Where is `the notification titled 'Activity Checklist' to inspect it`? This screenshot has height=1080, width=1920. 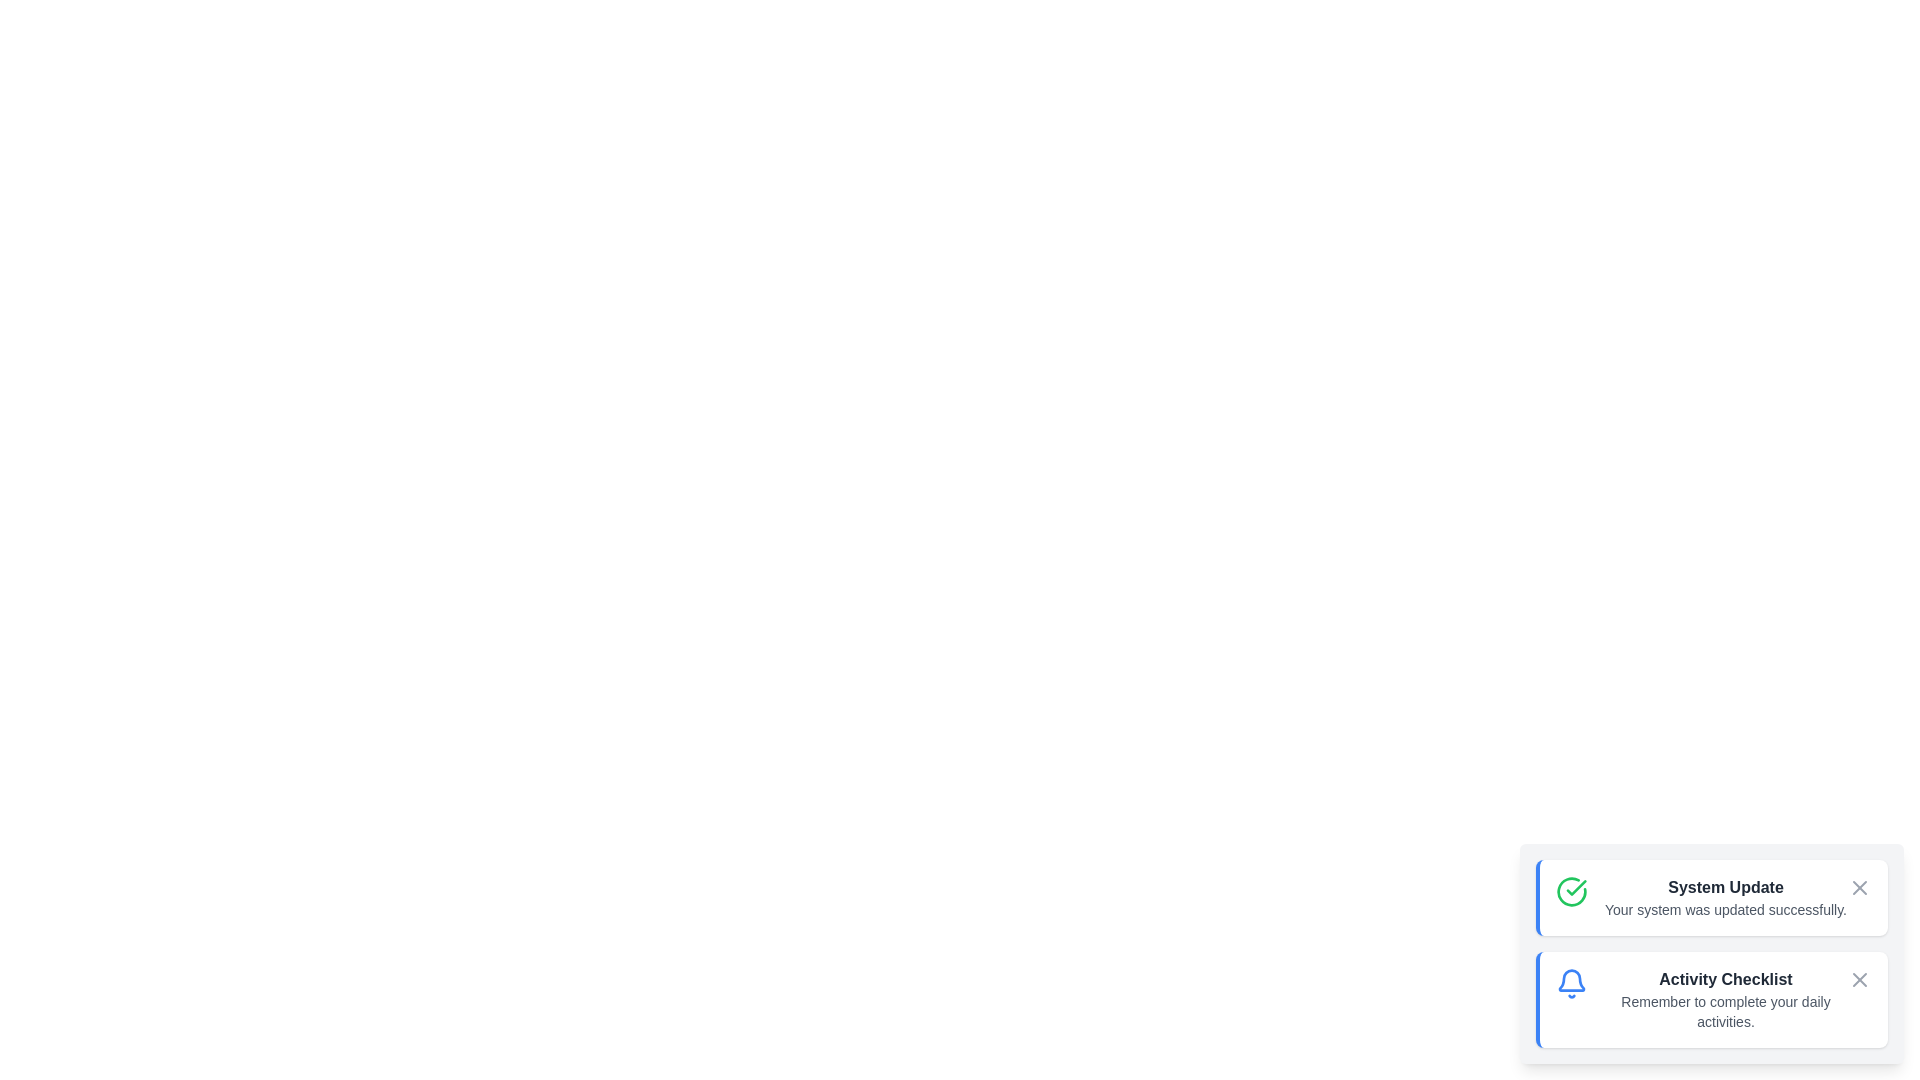 the notification titled 'Activity Checklist' to inspect it is located at coordinates (1711, 999).